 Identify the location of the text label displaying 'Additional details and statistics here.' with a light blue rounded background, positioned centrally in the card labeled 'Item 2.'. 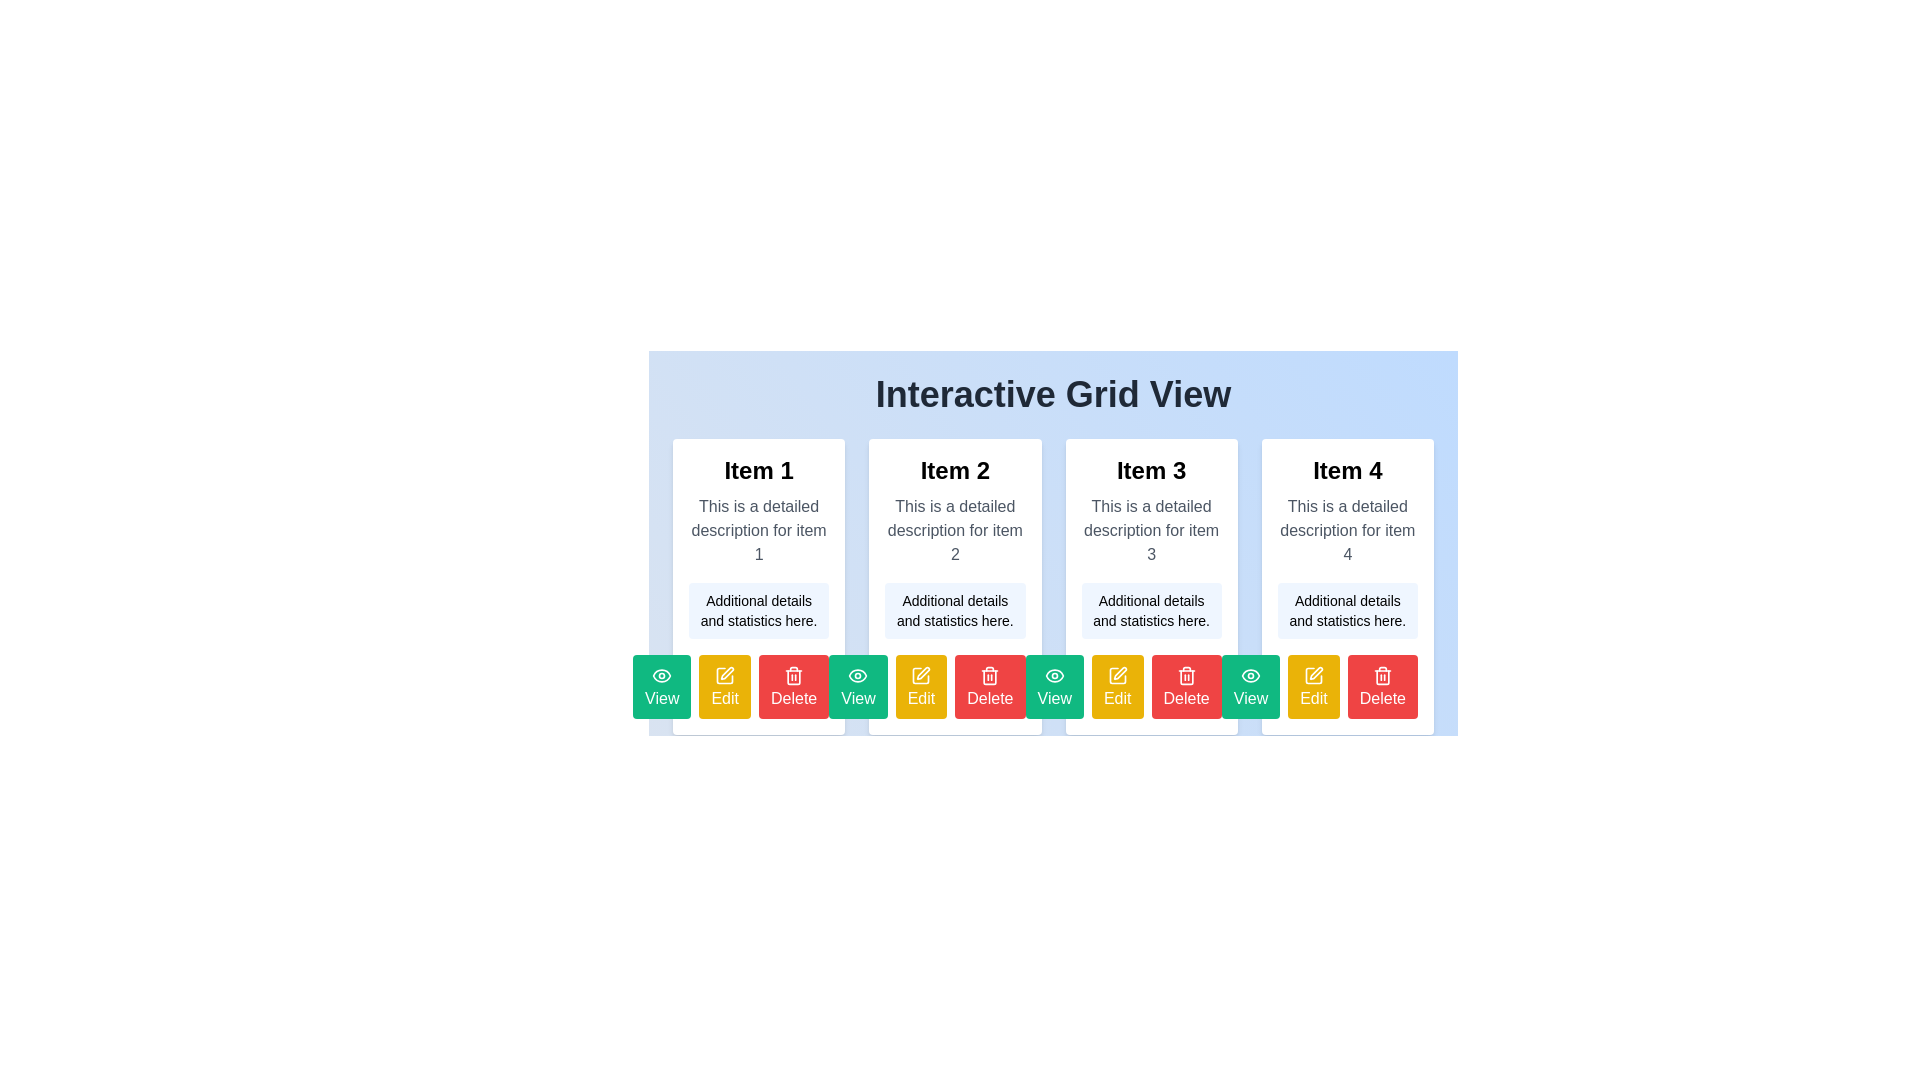
(954, 609).